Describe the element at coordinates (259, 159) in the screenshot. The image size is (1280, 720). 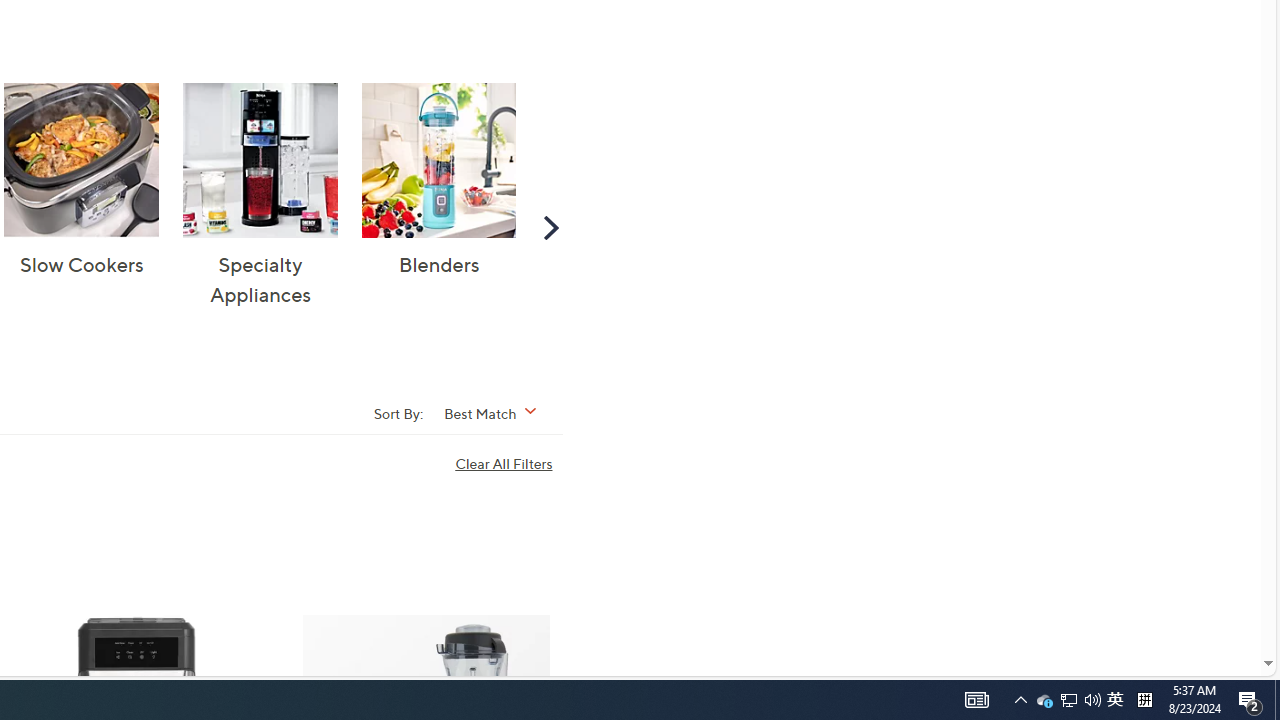
I see `'Specialty Appliances'` at that location.